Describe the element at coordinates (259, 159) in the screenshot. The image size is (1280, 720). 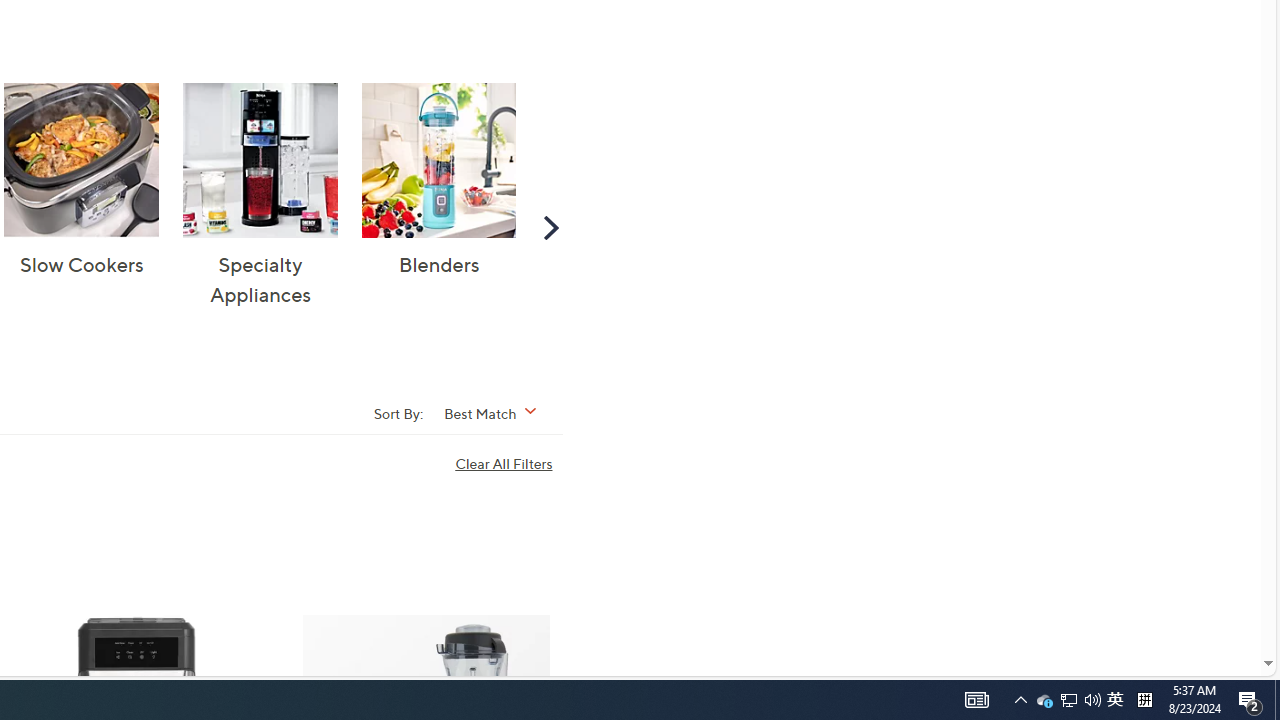
I see `'Specialty Appliances'` at that location.